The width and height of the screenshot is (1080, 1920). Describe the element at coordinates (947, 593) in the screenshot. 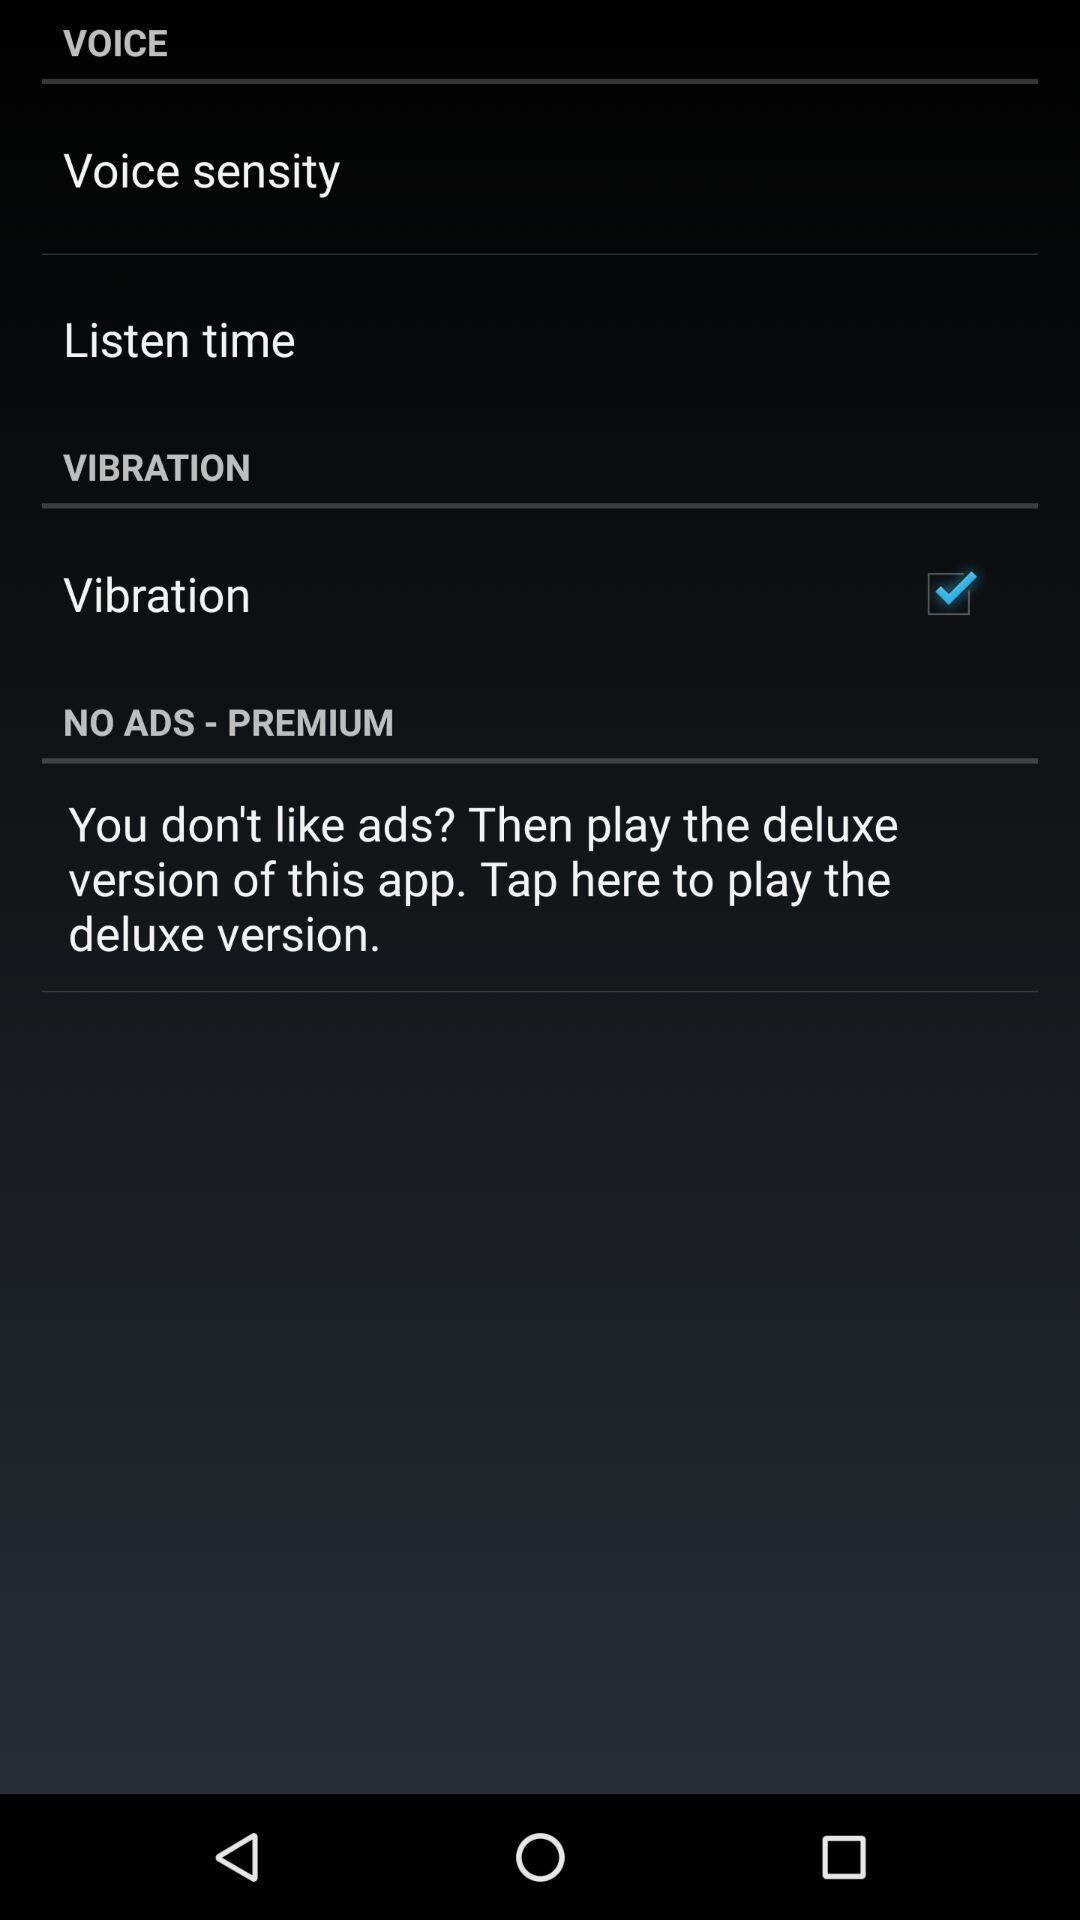

I see `the checkbox at the top right corner` at that location.